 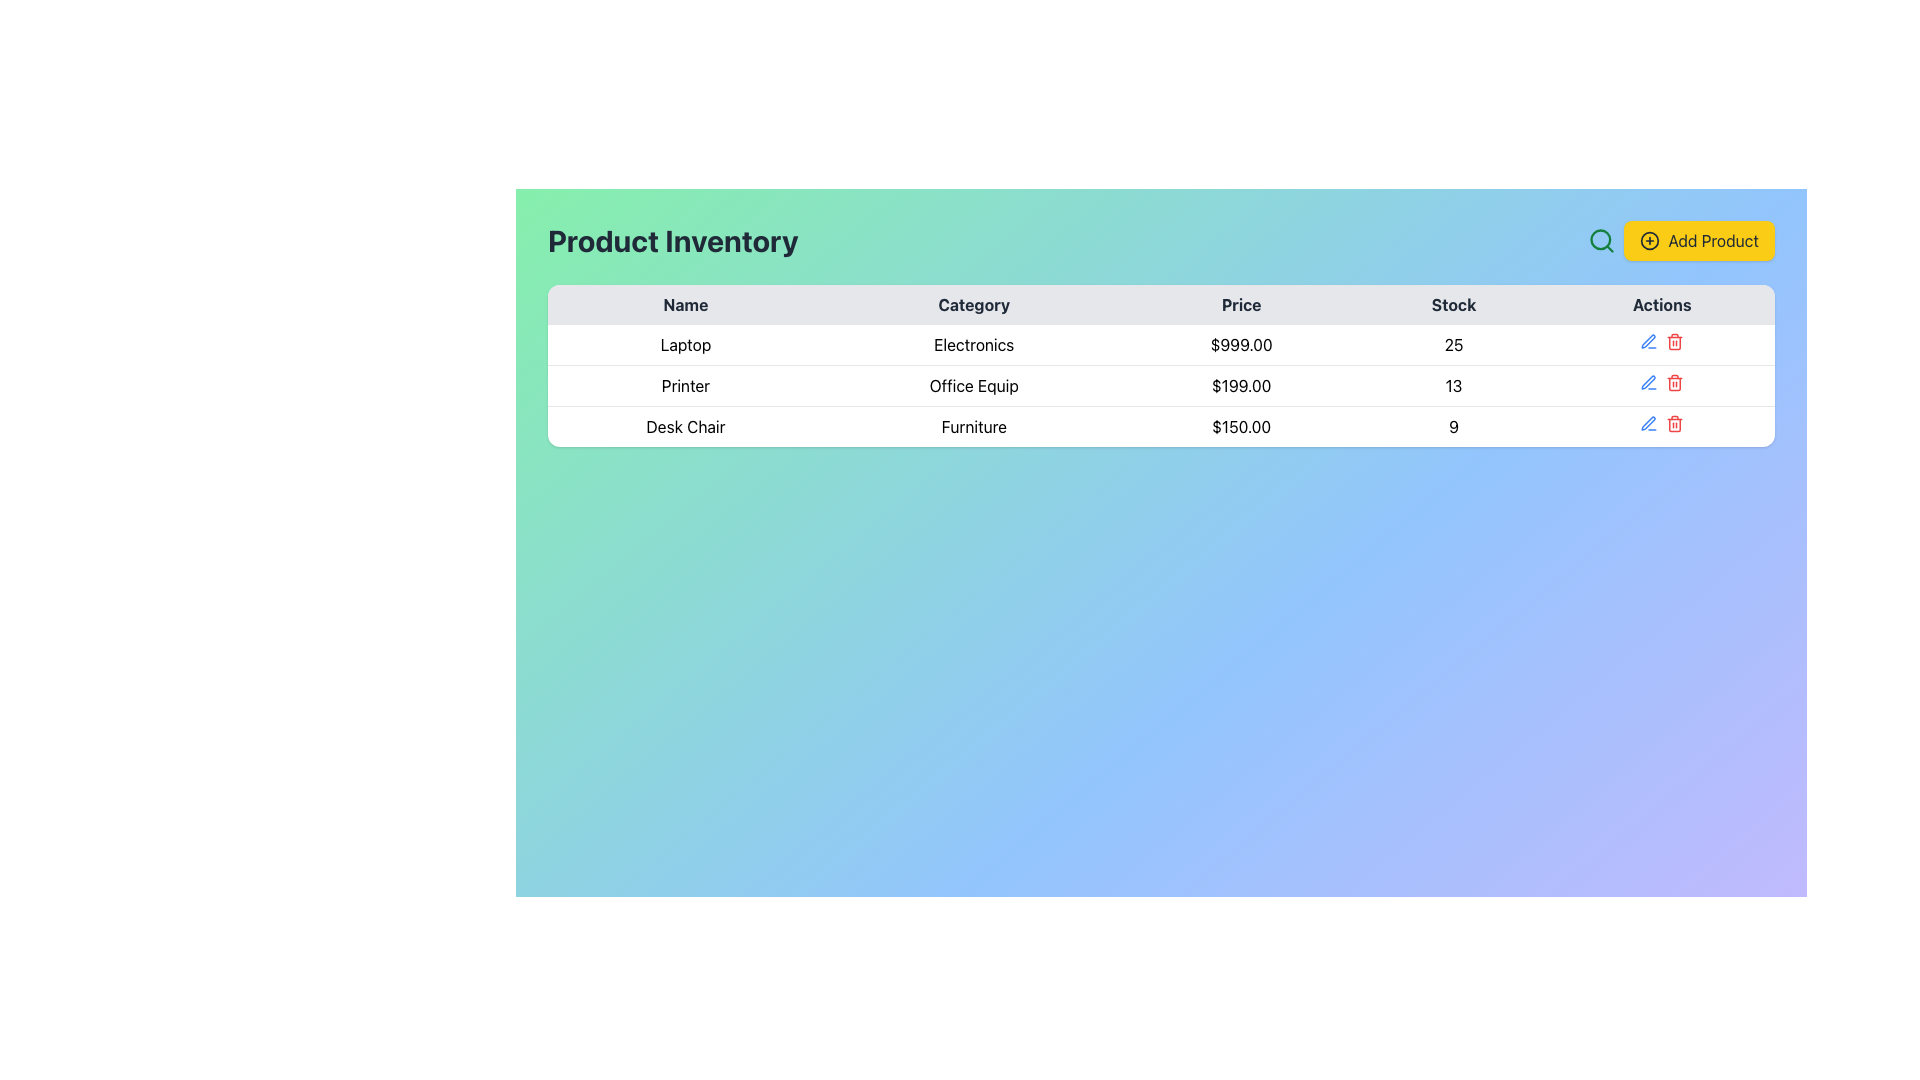 What do you see at coordinates (685, 344) in the screenshot?
I see `the Text Label indicating the product name for the first row entry in the 'Product Inventory' table under the 'Name' column` at bounding box center [685, 344].